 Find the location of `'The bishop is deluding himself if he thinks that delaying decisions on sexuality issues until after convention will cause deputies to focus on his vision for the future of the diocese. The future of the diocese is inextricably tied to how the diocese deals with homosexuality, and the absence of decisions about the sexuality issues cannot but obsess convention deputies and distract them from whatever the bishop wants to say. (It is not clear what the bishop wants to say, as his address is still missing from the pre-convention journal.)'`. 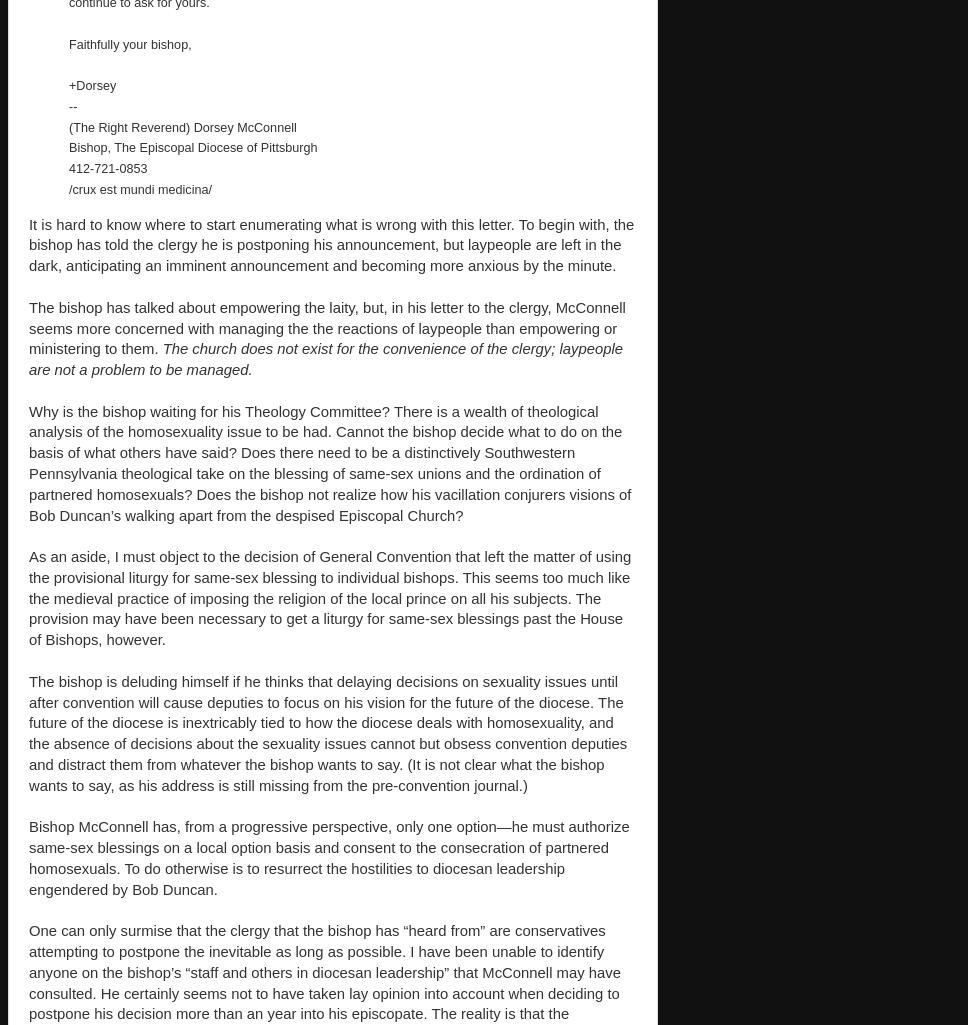

'The bishop is deluding himself if he thinks that delaying decisions on sexuality issues until after convention will cause deputies to focus on his vision for the future of the diocese. The future of the diocese is inextricably tied to how the diocese deals with homosexuality, and the absence of decisions about the sexuality issues cannot but obsess convention deputies and distract them from whatever the bishop wants to say. (It is not clear what the bishop wants to say, as his address is still missing from the pre-convention journal.)' is located at coordinates (327, 731).